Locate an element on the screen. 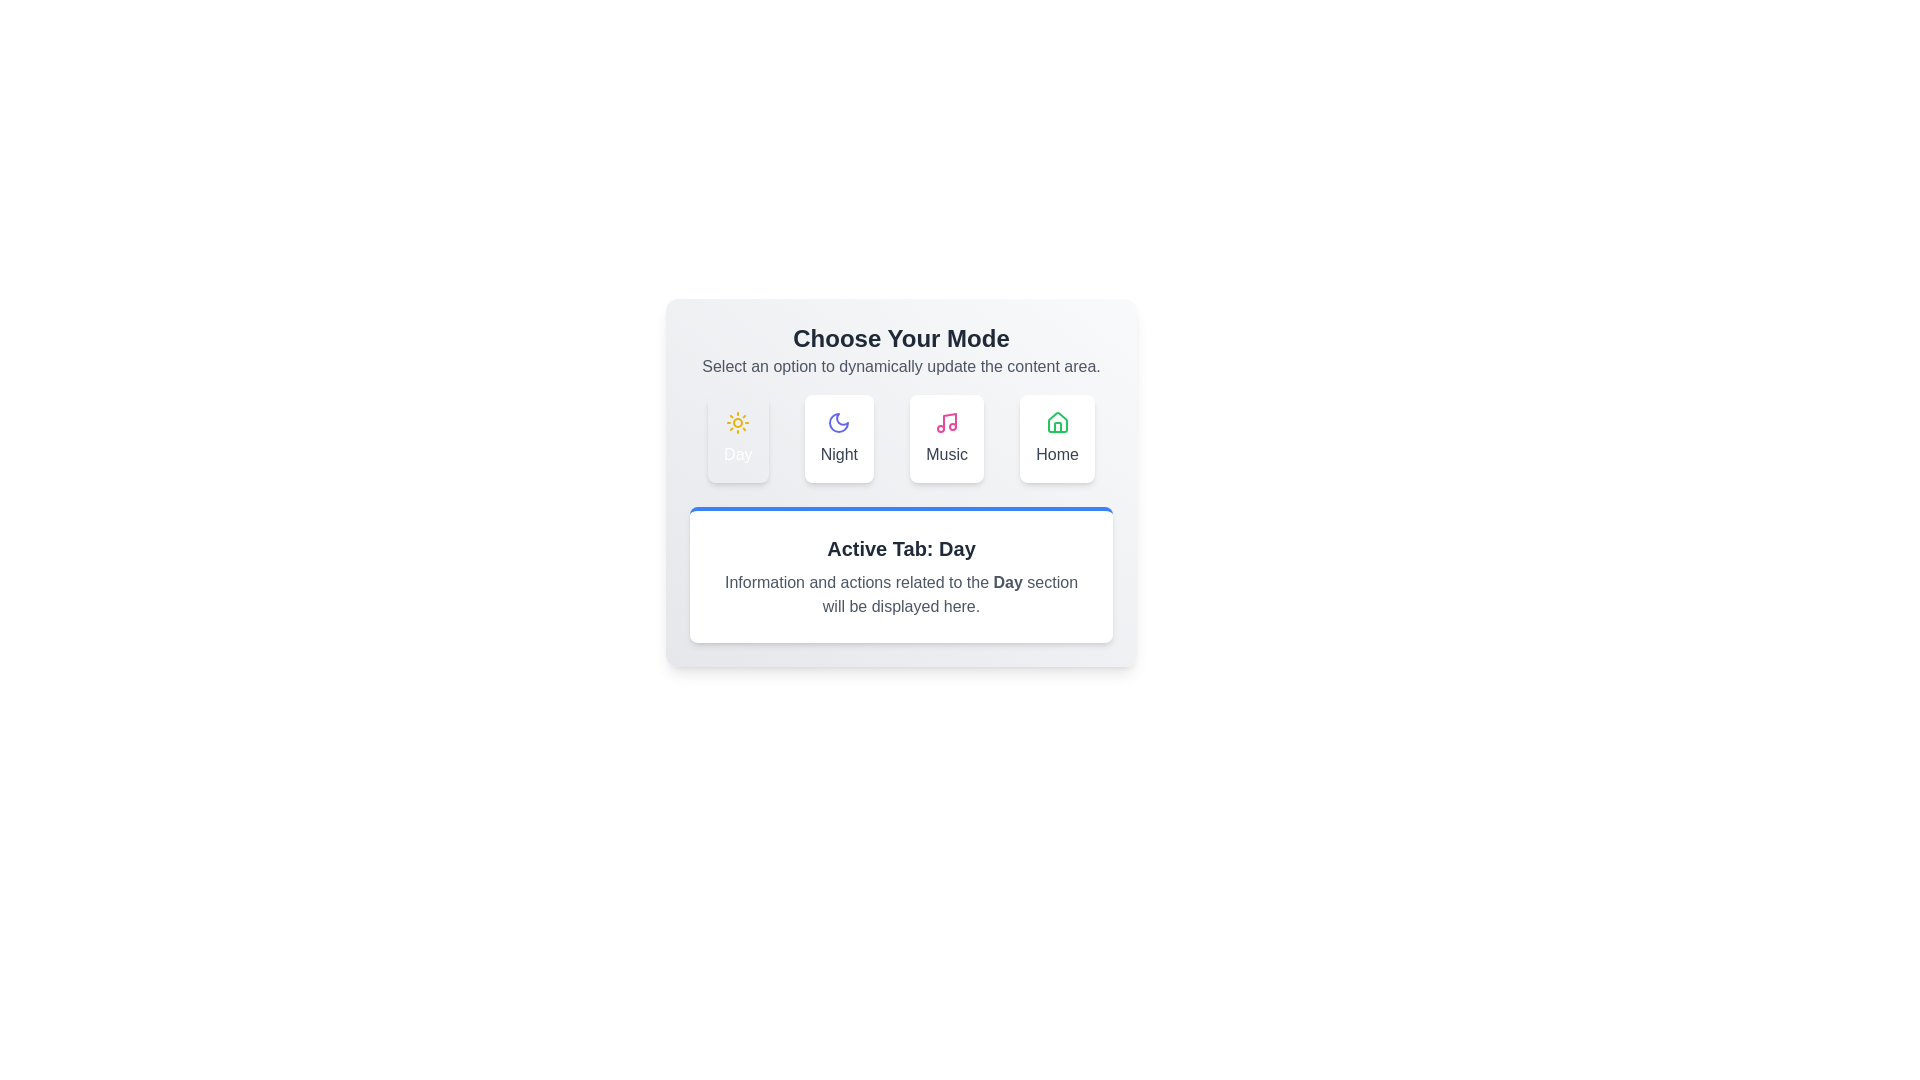  the 'Night' label, which is located beneath a crescent moon icon within the second selectable card from the left is located at coordinates (839, 455).